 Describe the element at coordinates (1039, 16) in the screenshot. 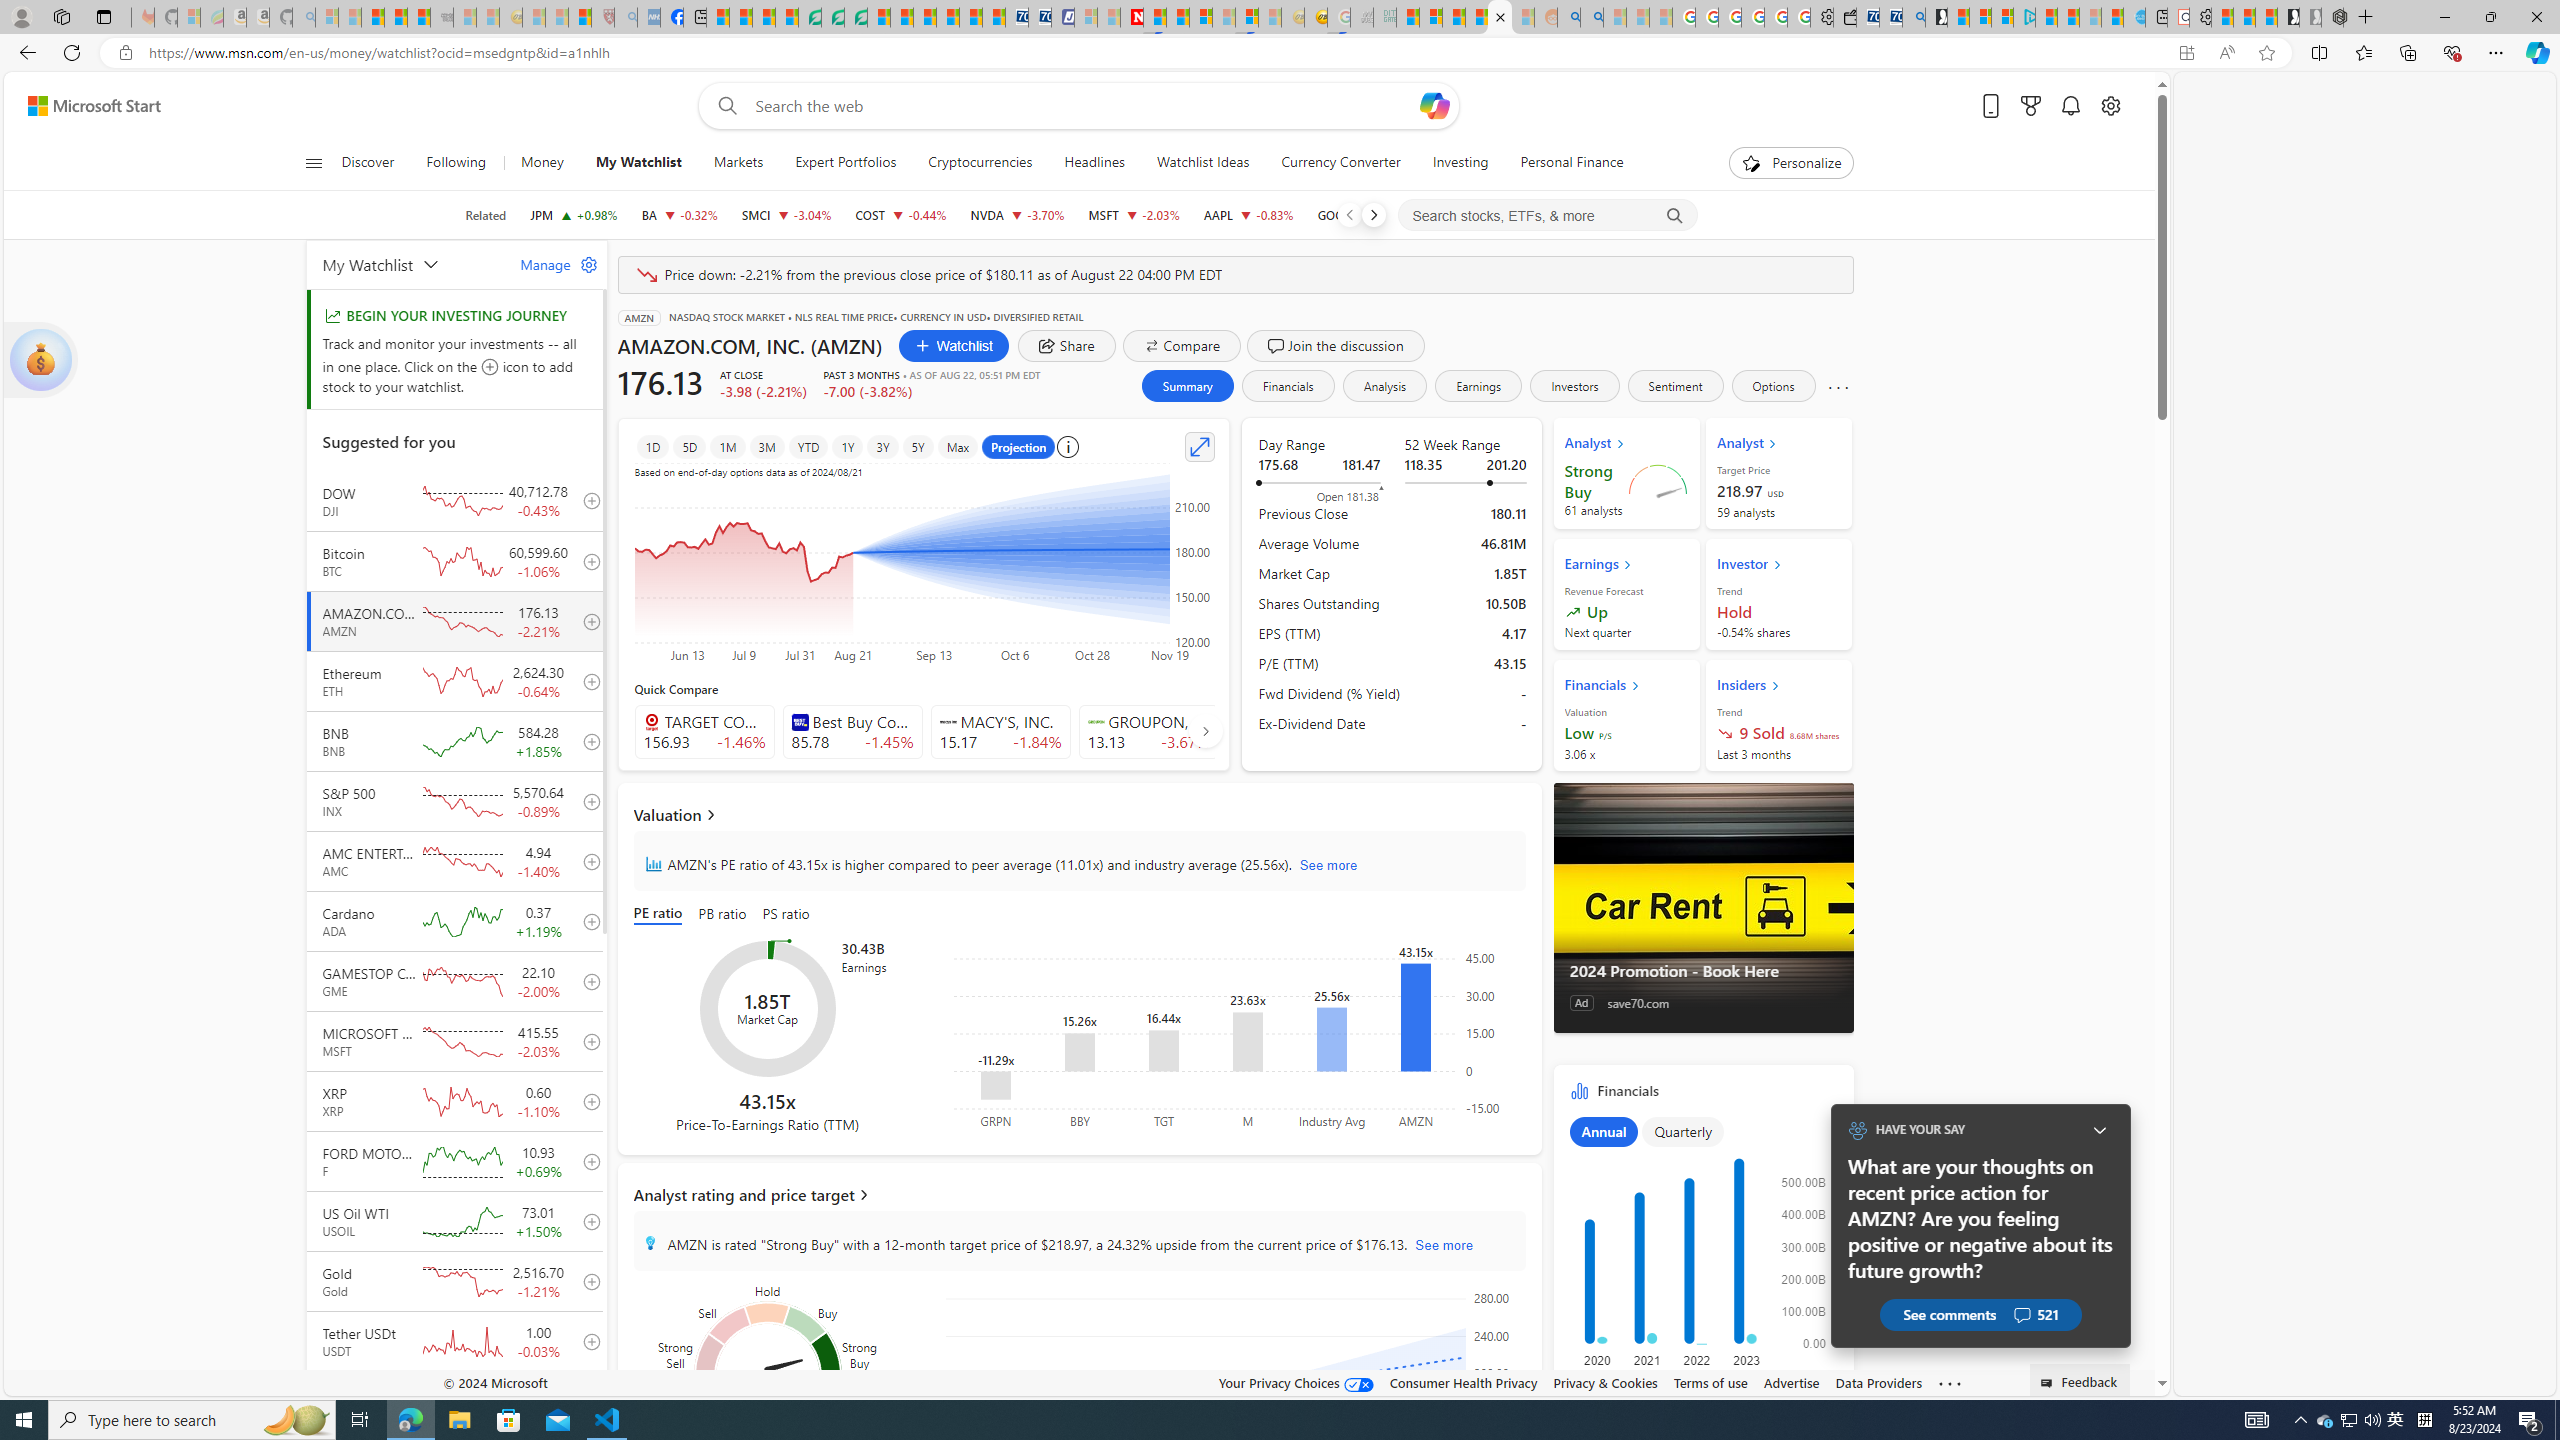

I see `'Cheap Hotels - Save70.com'` at that location.